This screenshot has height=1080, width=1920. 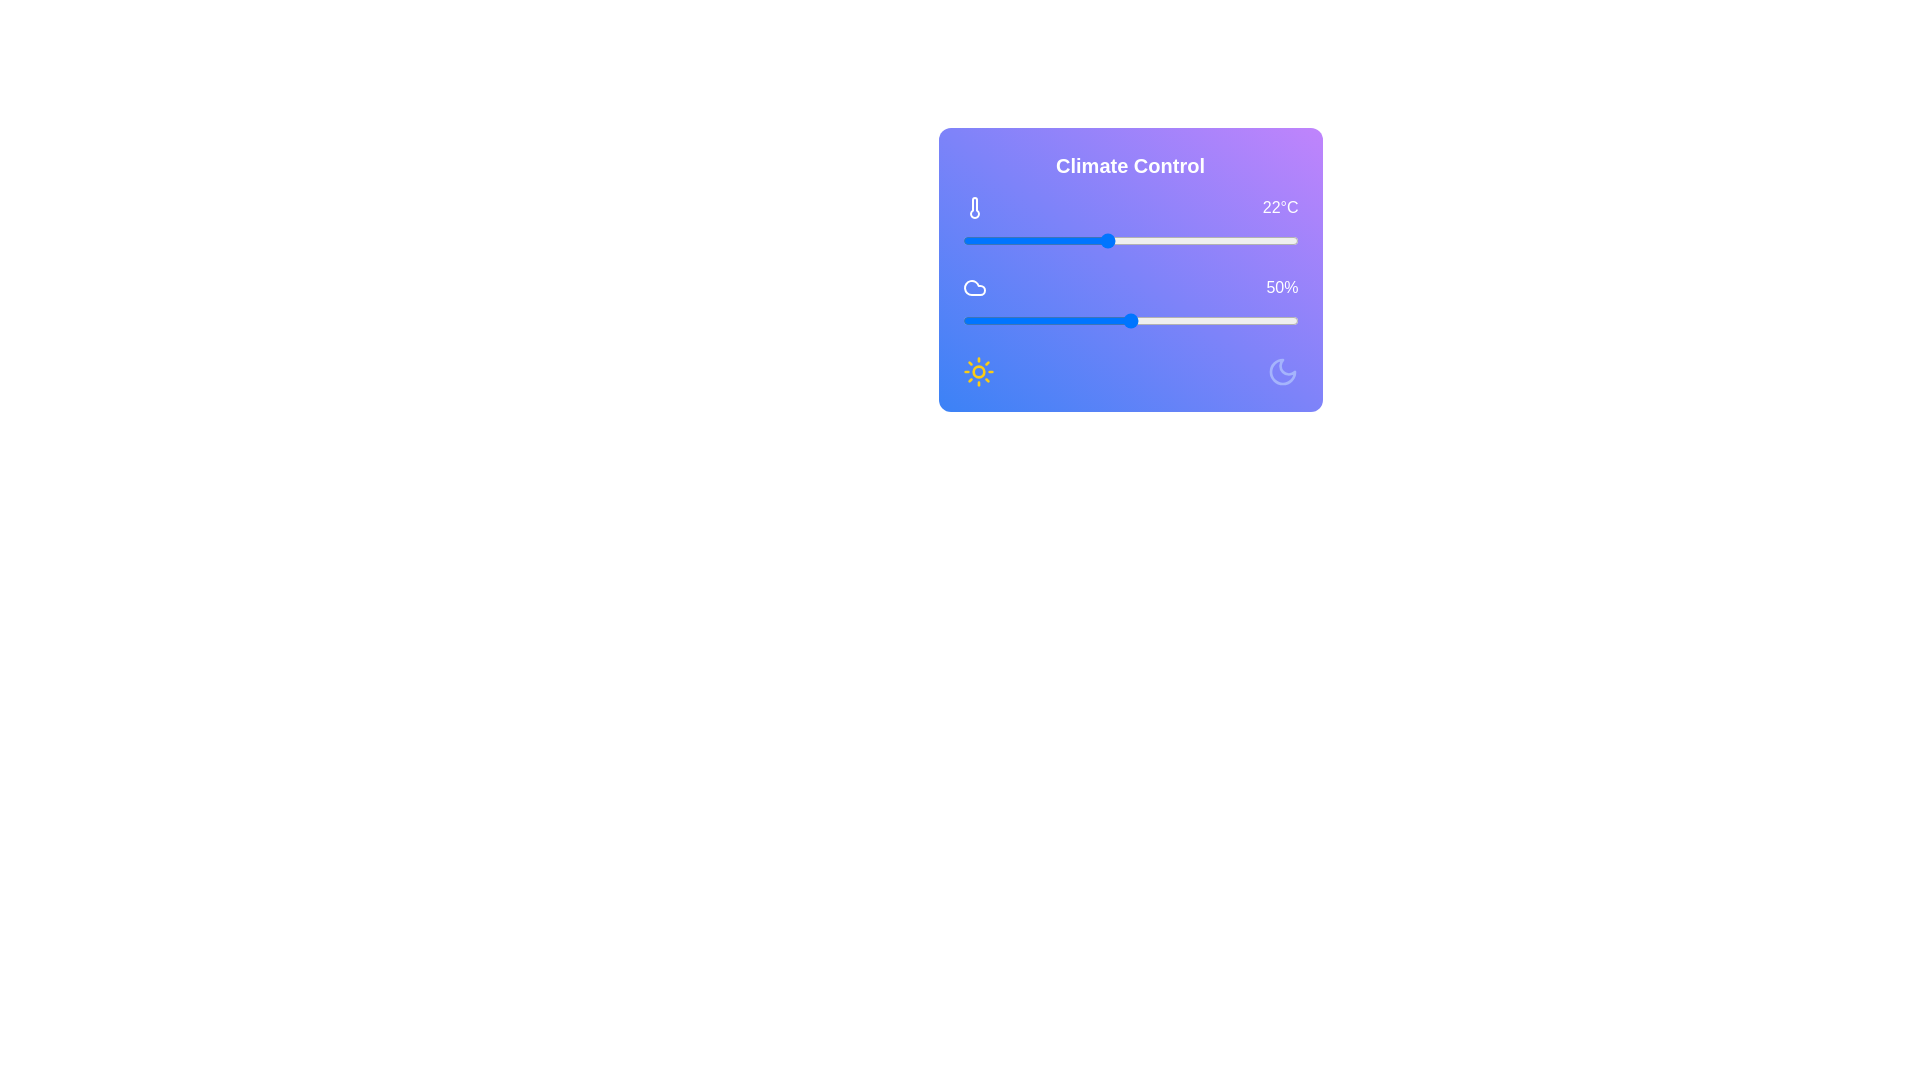 I want to click on the temperature indicator icon located at the top left of the climate control panel, near the label 'Climate Control', so click(x=974, y=208).